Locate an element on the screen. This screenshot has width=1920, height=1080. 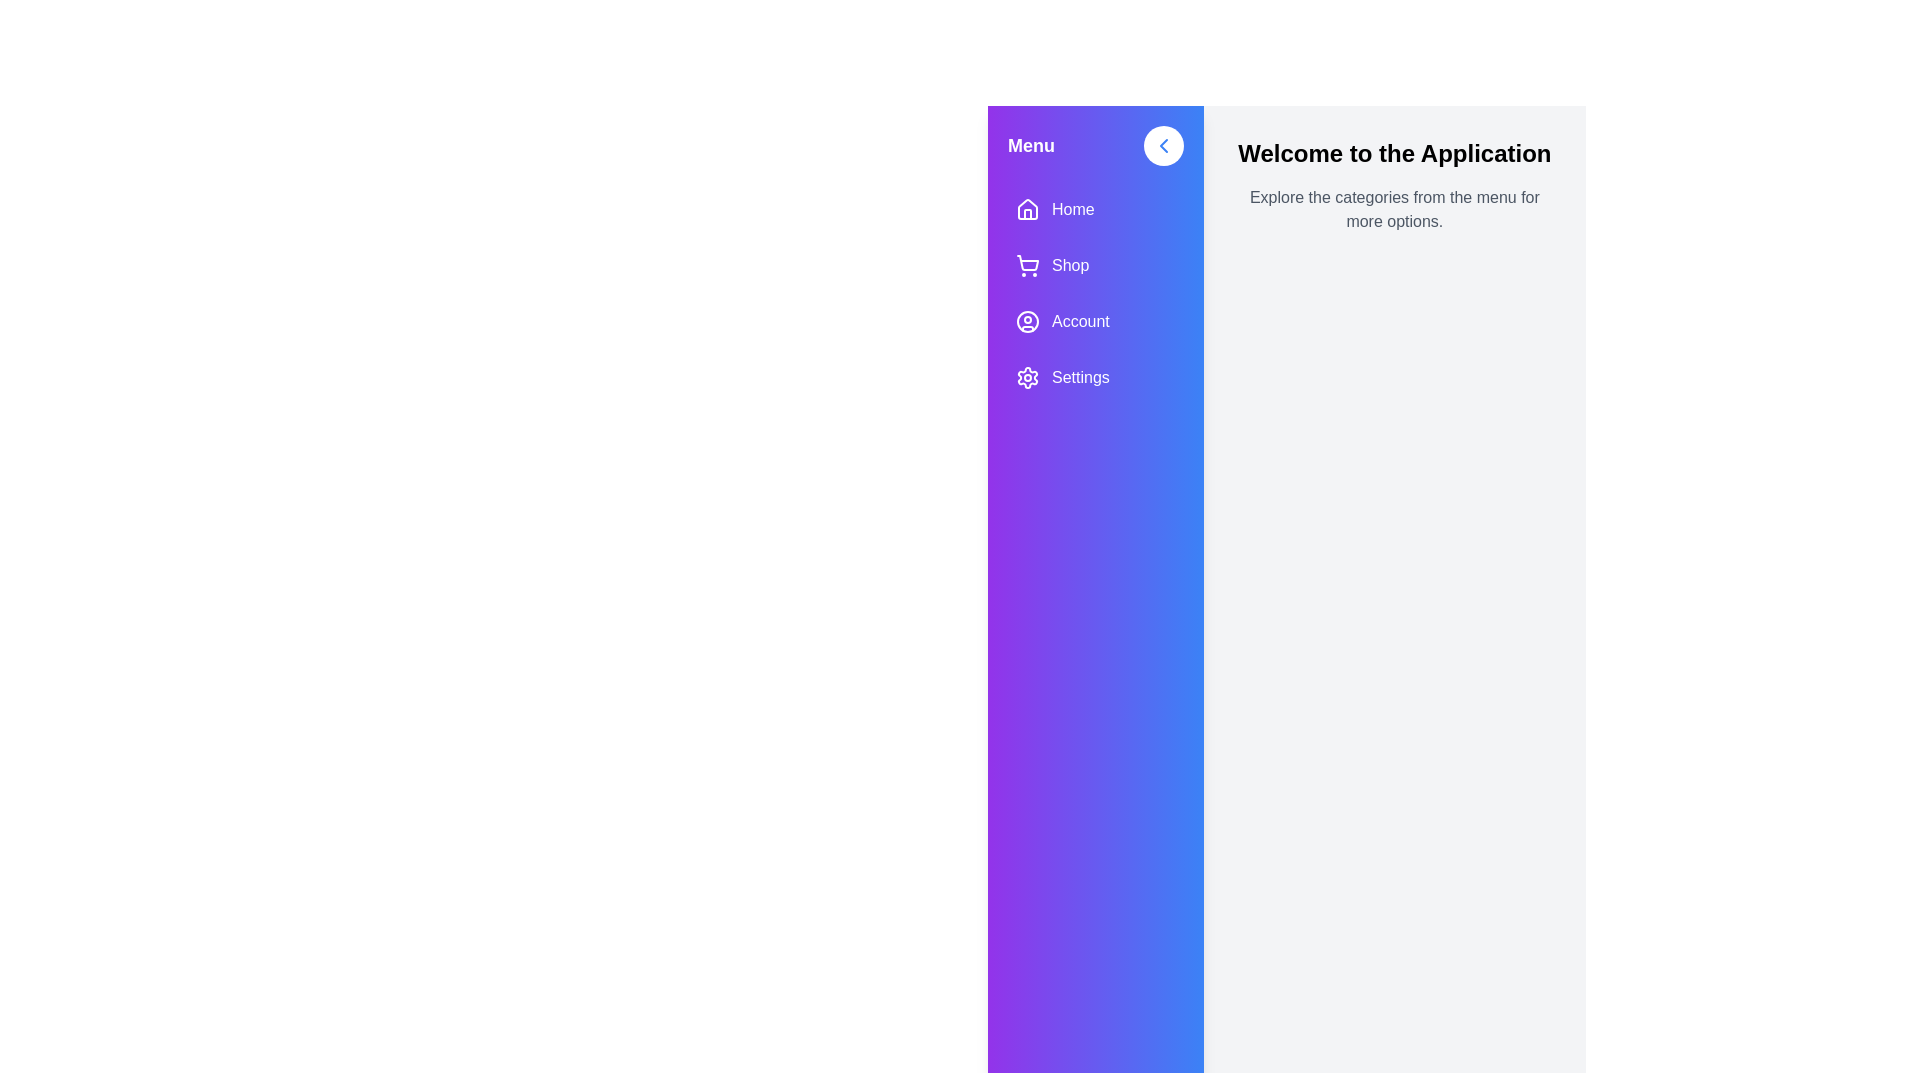
the 'Shop' icon represented by a shopping cart located in the vertical navigation list in the sidebar, directly below the 'Home' menu item is located at coordinates (1027, 265).